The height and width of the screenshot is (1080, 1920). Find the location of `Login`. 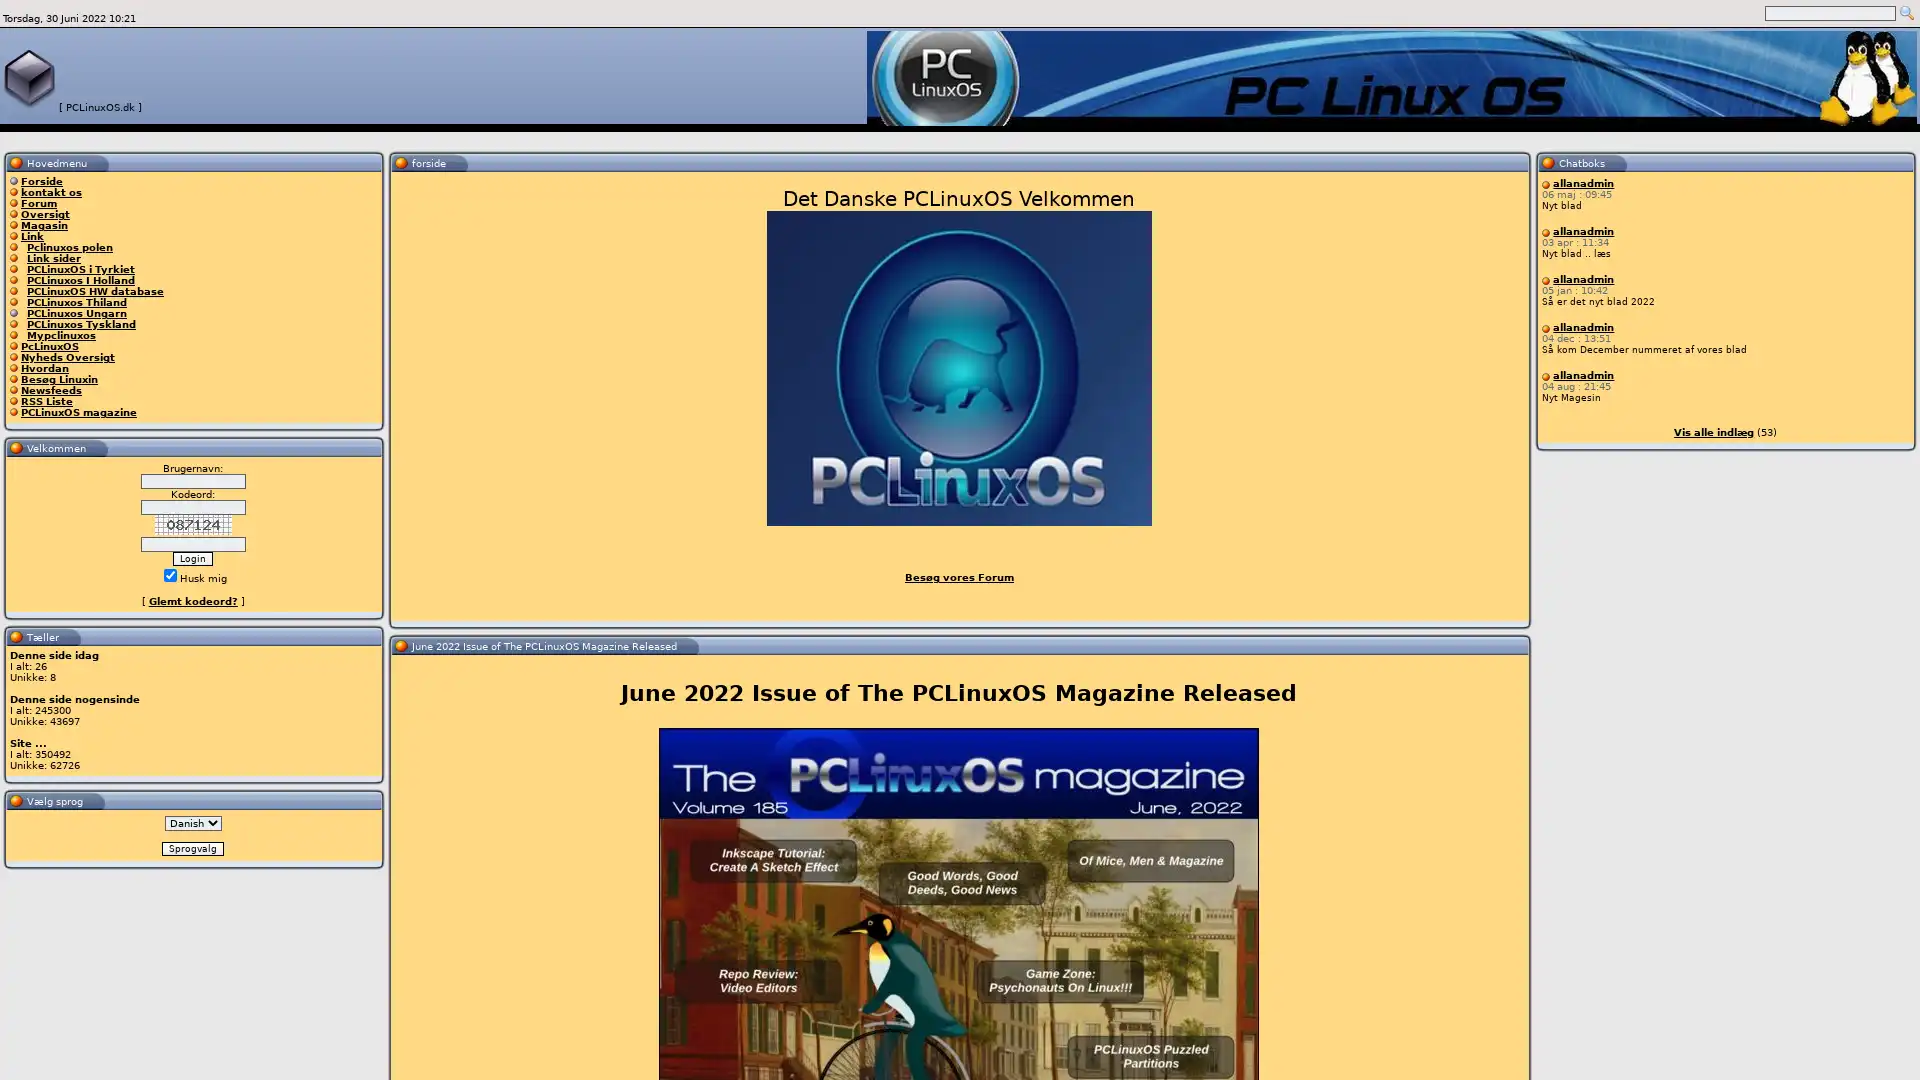

Login is located at coordinates (192, 559).